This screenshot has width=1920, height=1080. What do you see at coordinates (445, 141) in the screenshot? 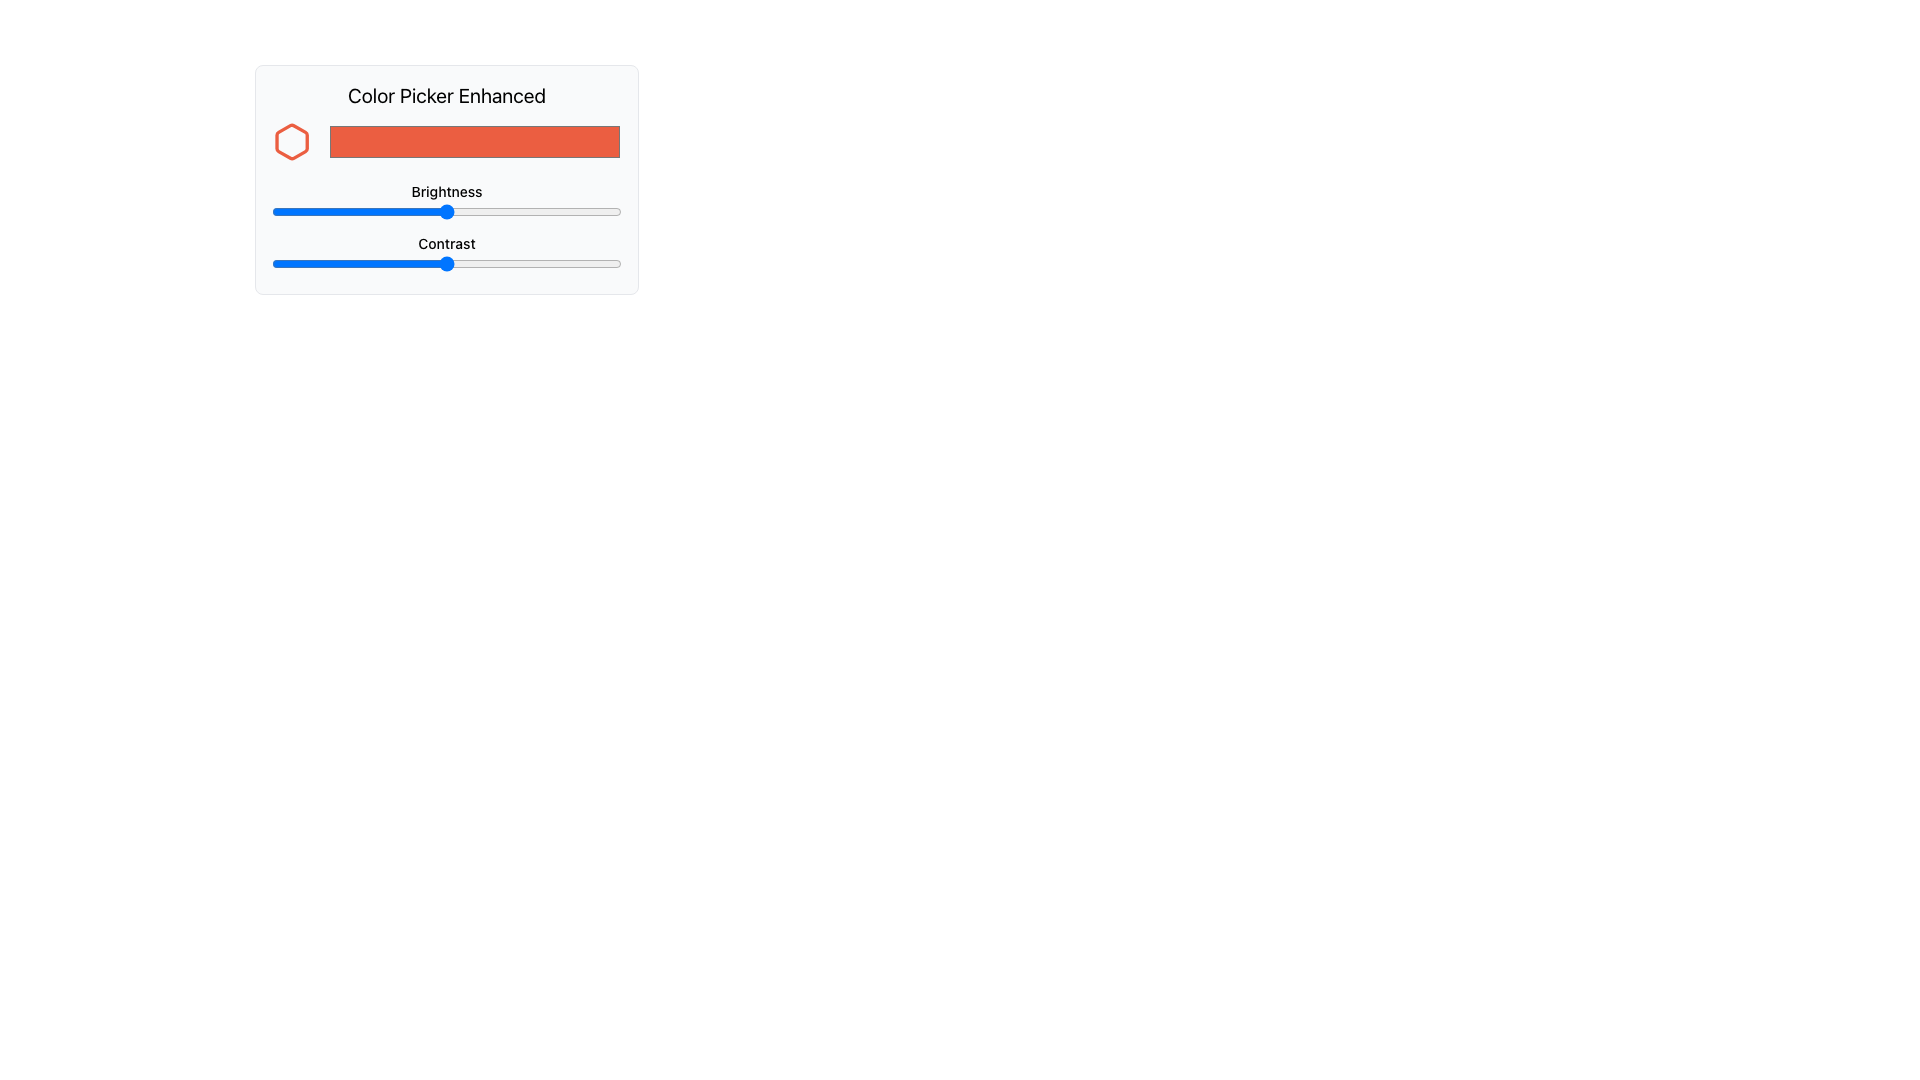
I see `across the Interactive color input field, which is a red rectangular area located in the 'Color Picker Enhanced' section` at bounding box center [445, 141].